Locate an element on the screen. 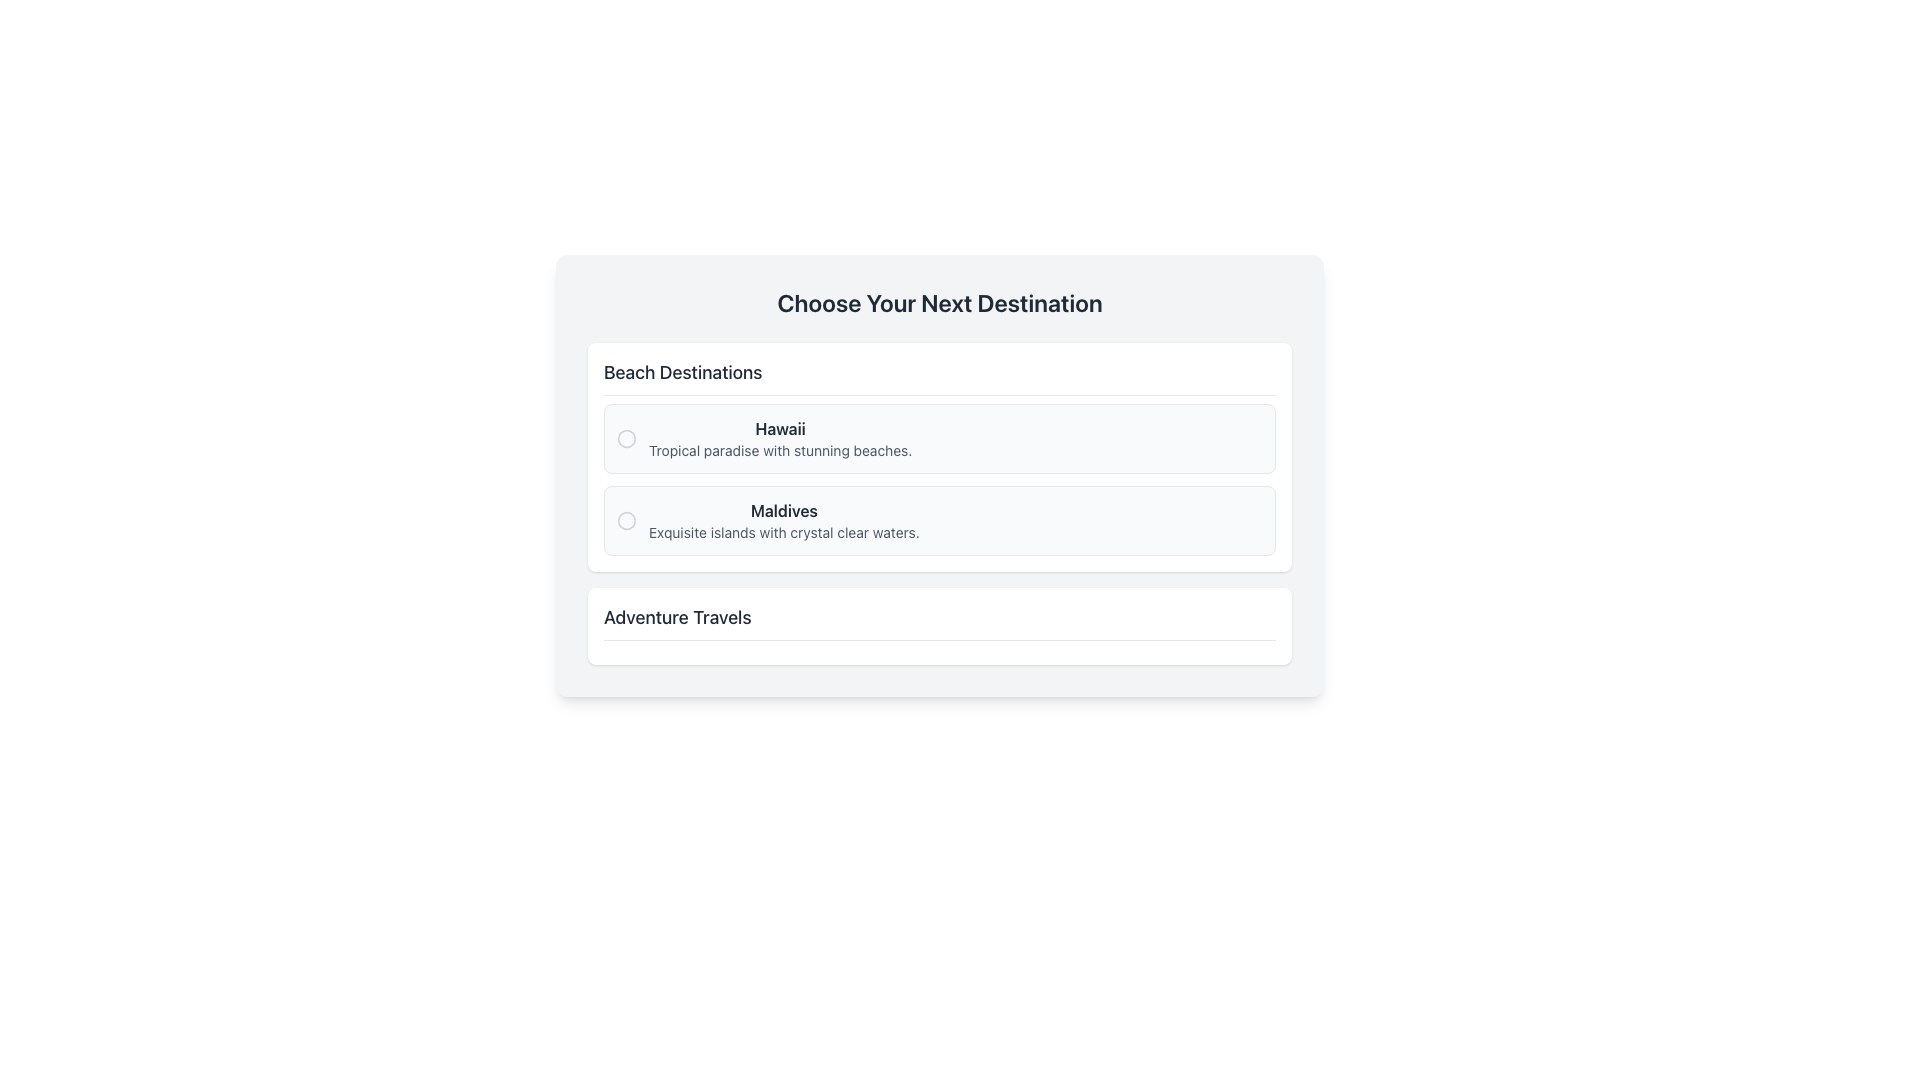 This screenshot has width=1920, height=1080. the text label indicating the beach destination option titled 'Hawaii' in the selection menu is located at coordinates (779, 427).